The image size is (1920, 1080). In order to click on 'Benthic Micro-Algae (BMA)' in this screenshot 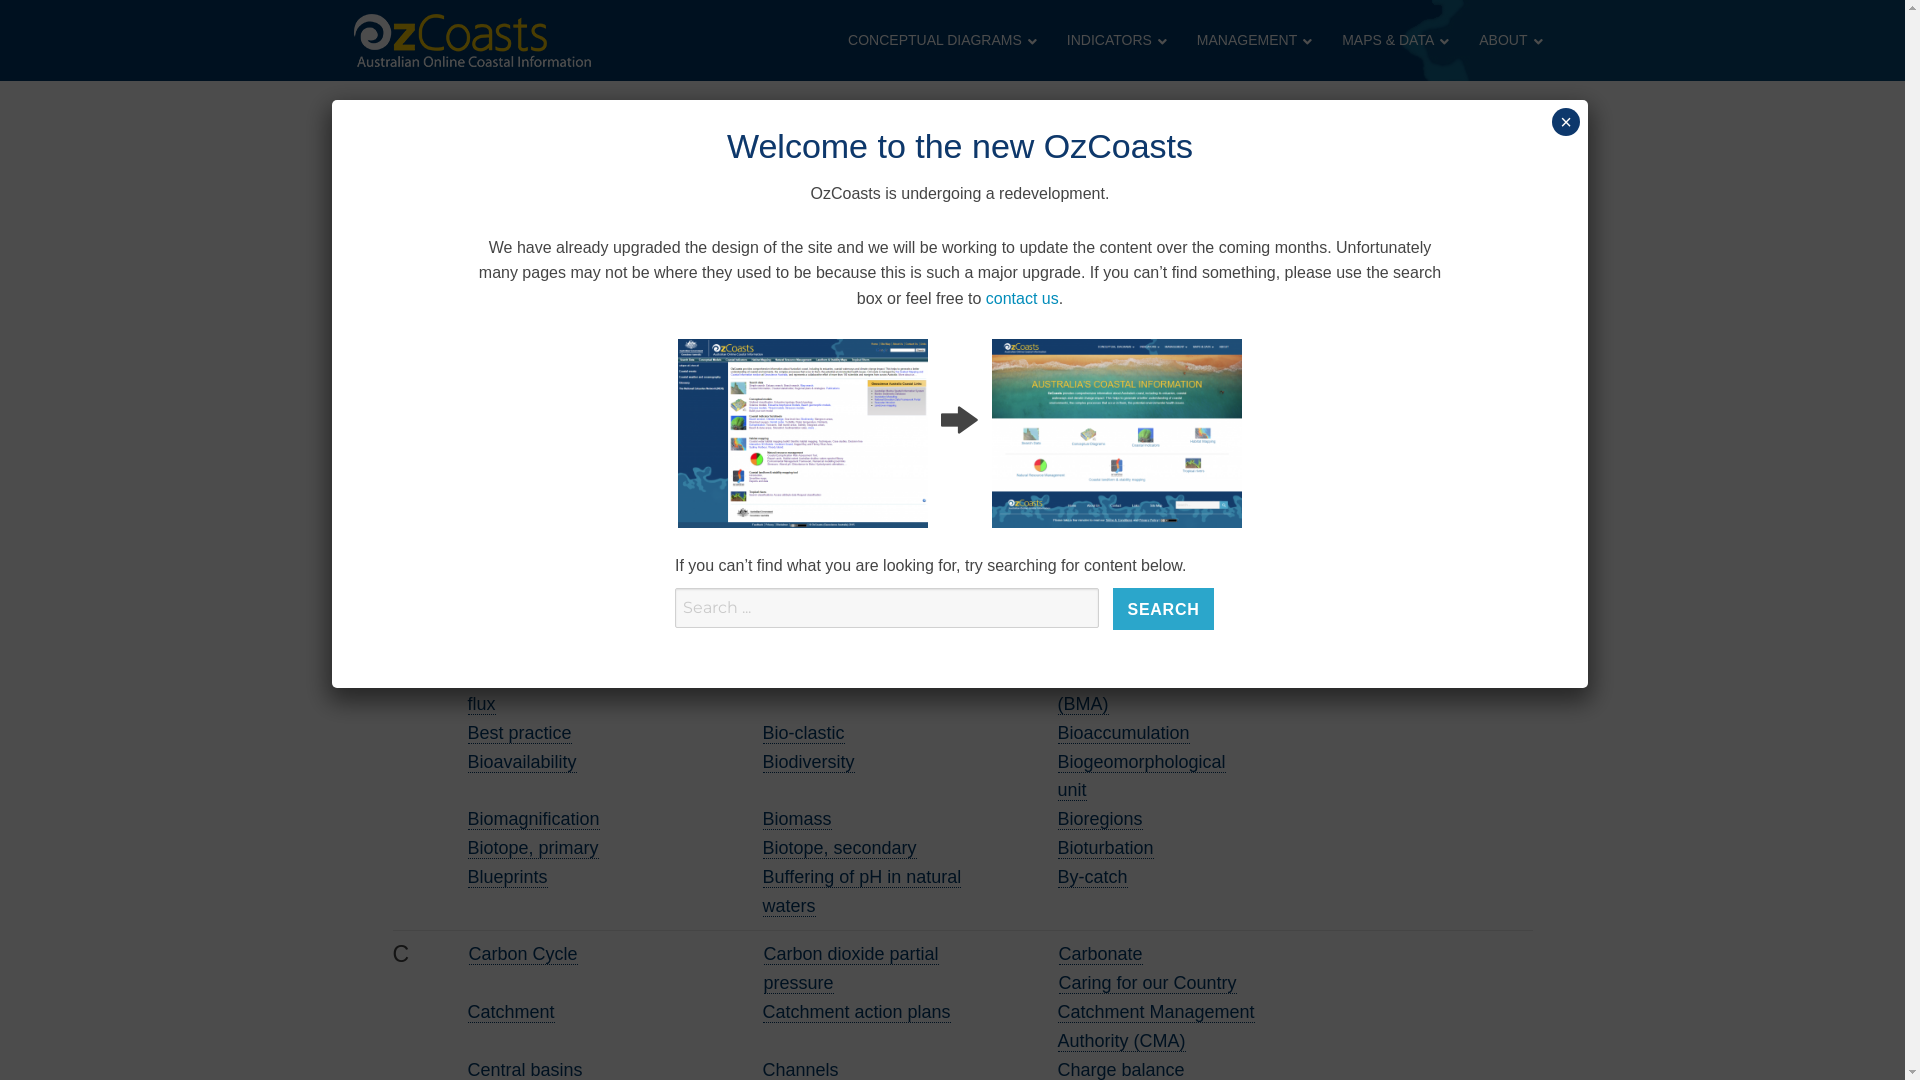, I will do `click(1056, 689)`.